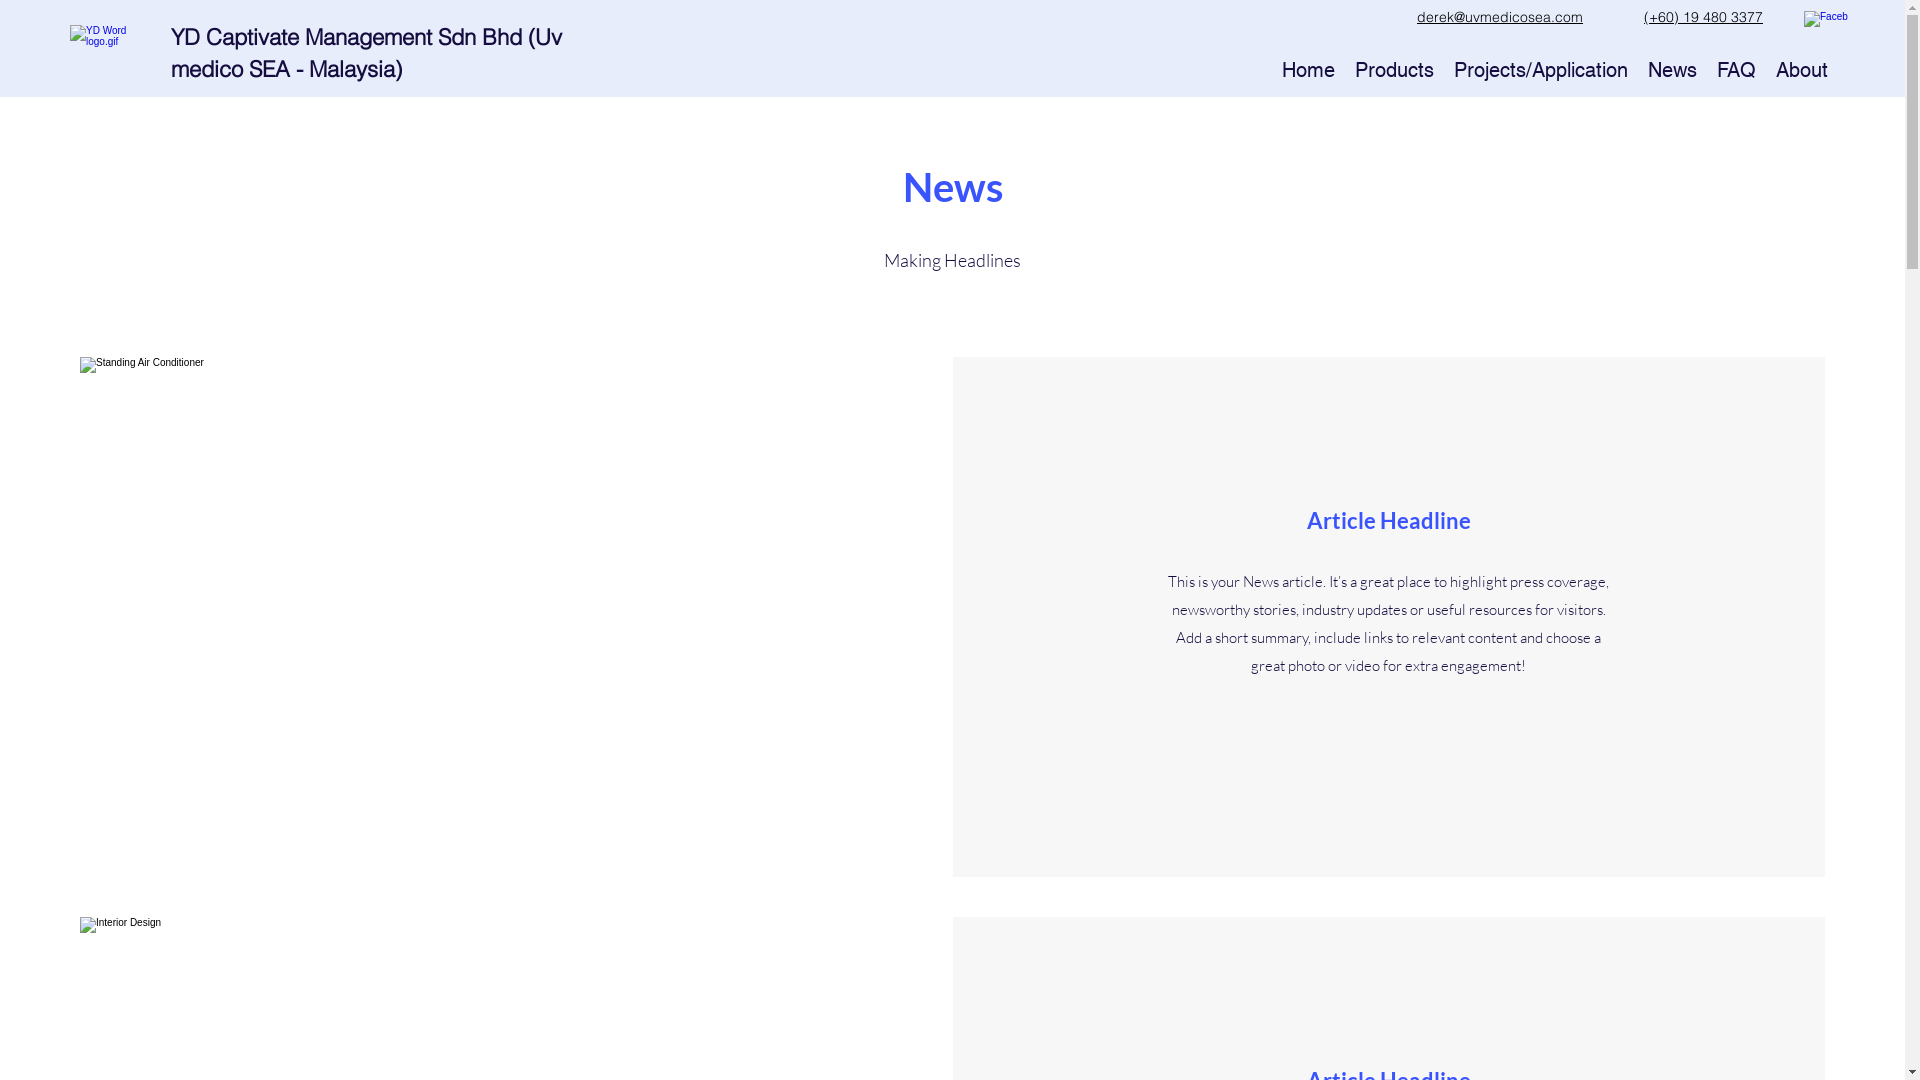  What do you see at coordinates (1766, 68) in the screenshot?
I see `'About'` at bounding box center [1766, 68].